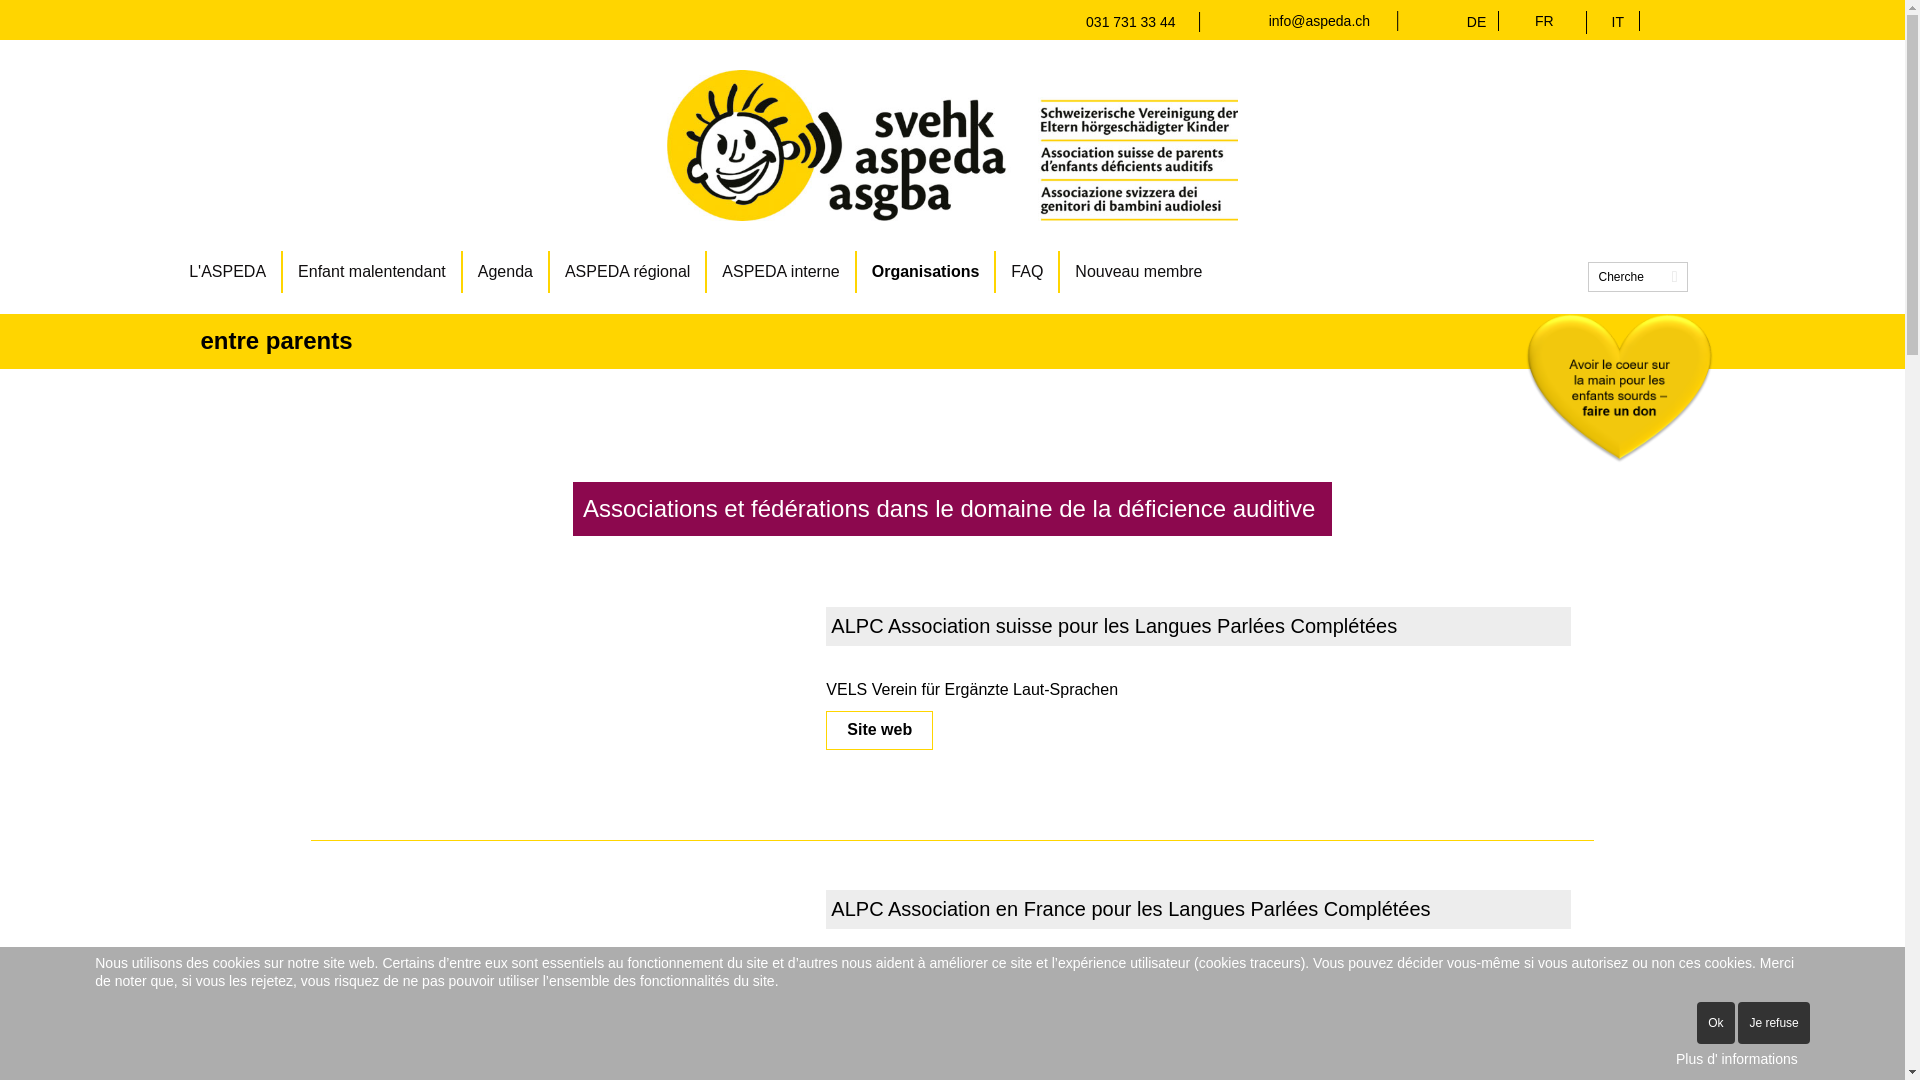  Describe the element at coordinates (228, 272) in the screenshot. I see `'L'ASPEDA'` at that location.